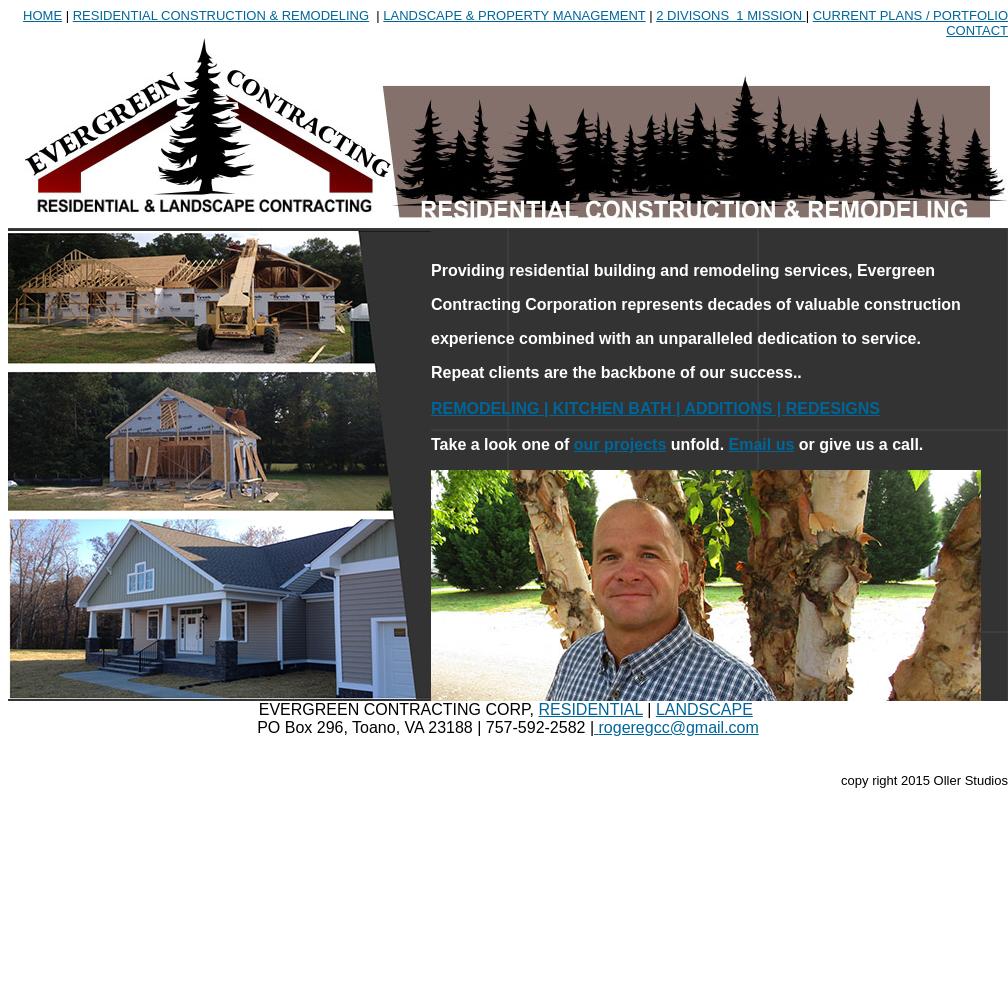 This screenshot has height=1000, width=1008. Describe the element at coordinates (859, 270) in the screenshot. I see `'services, Evergreen'` at that location.